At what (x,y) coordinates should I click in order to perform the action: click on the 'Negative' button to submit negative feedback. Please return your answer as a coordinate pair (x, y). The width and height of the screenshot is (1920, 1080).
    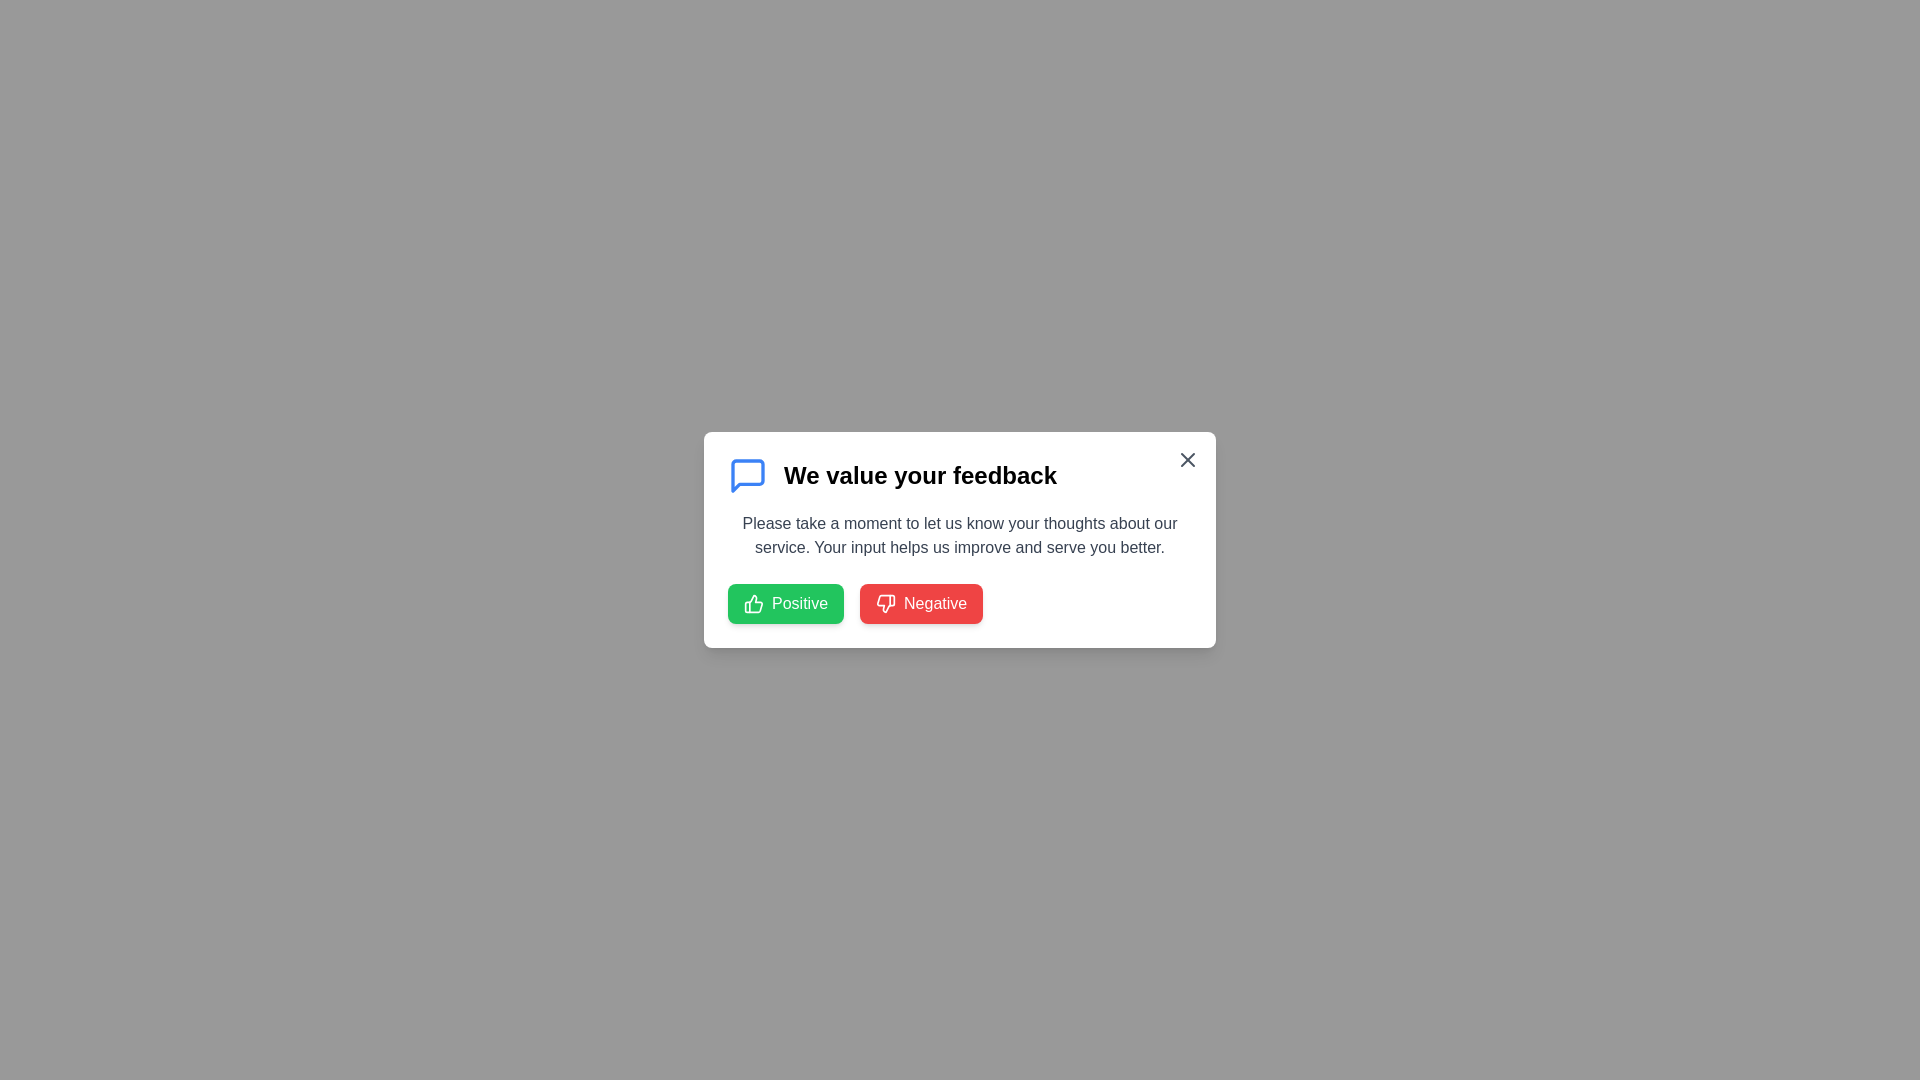
    Looking at the image, I should click on (920, 603).